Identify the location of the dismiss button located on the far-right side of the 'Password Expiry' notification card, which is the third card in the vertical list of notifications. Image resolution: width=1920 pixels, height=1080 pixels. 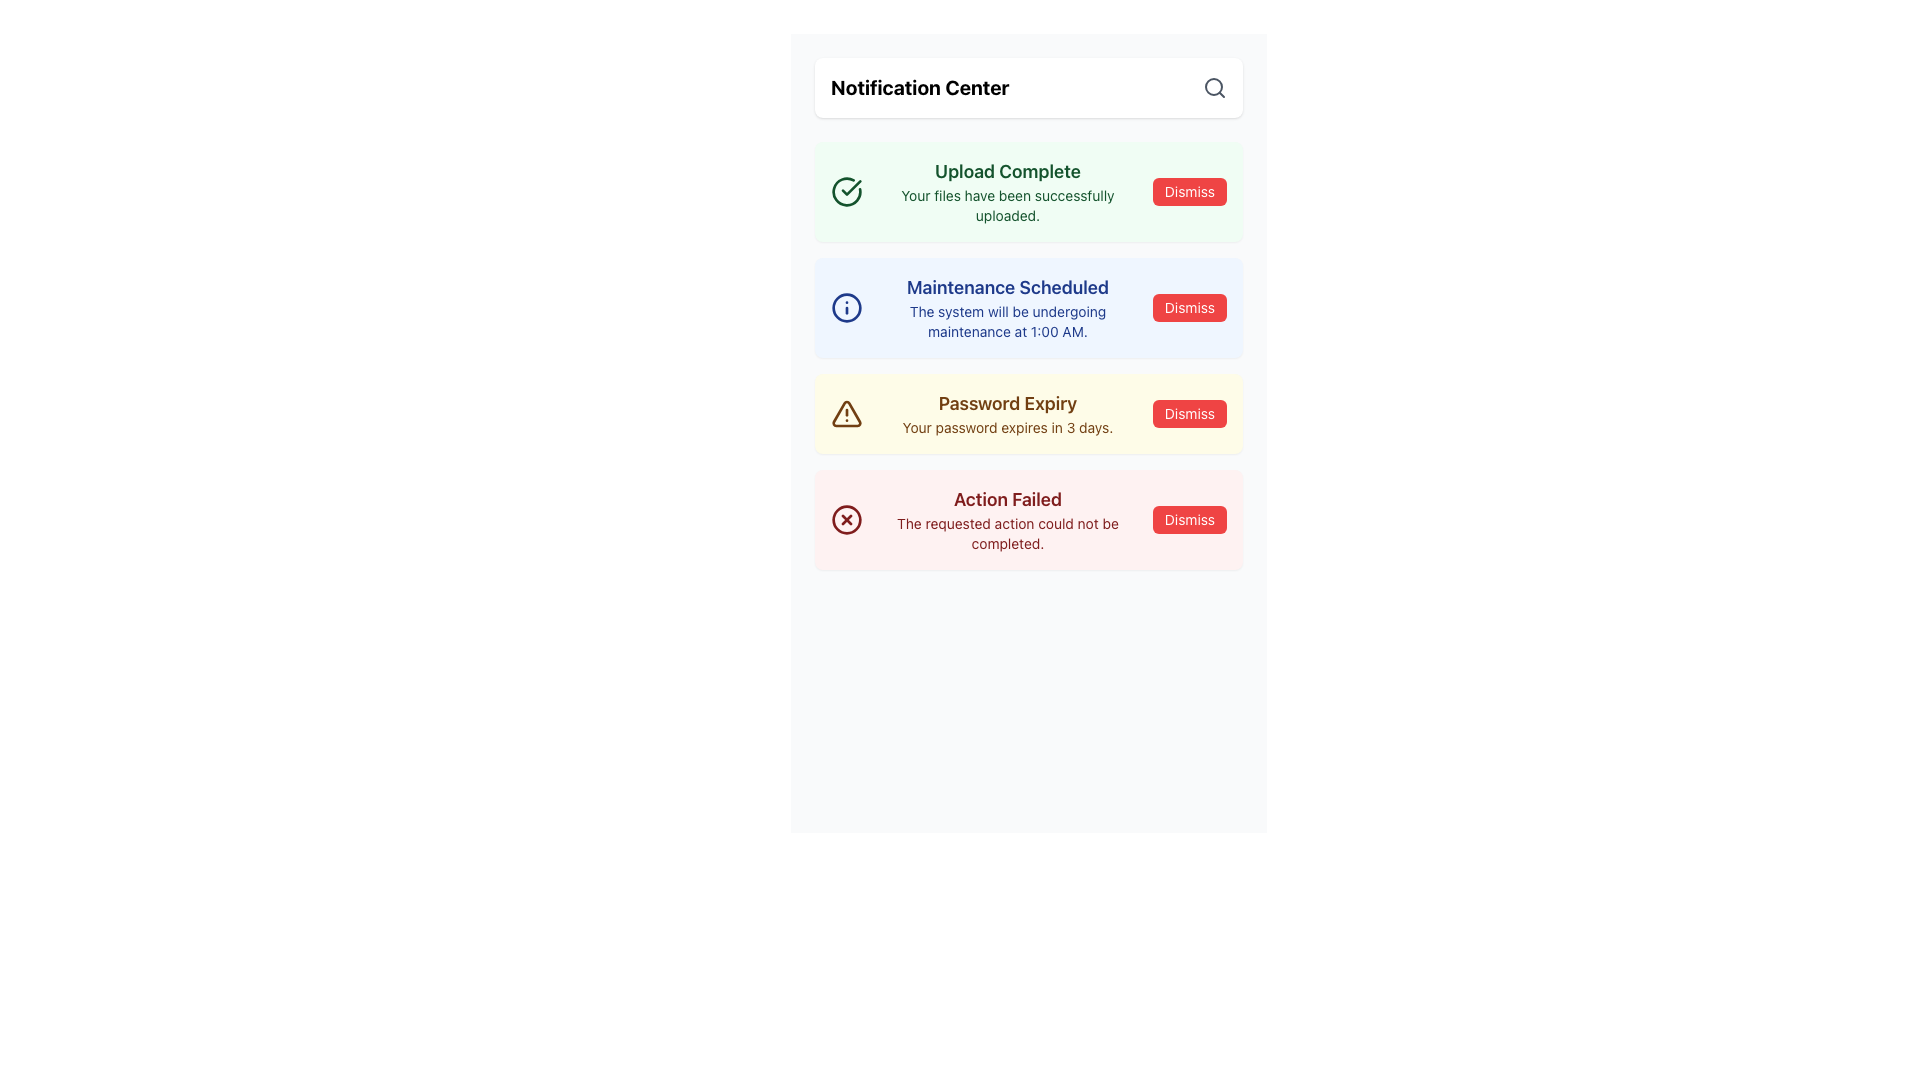
(1190, 412).